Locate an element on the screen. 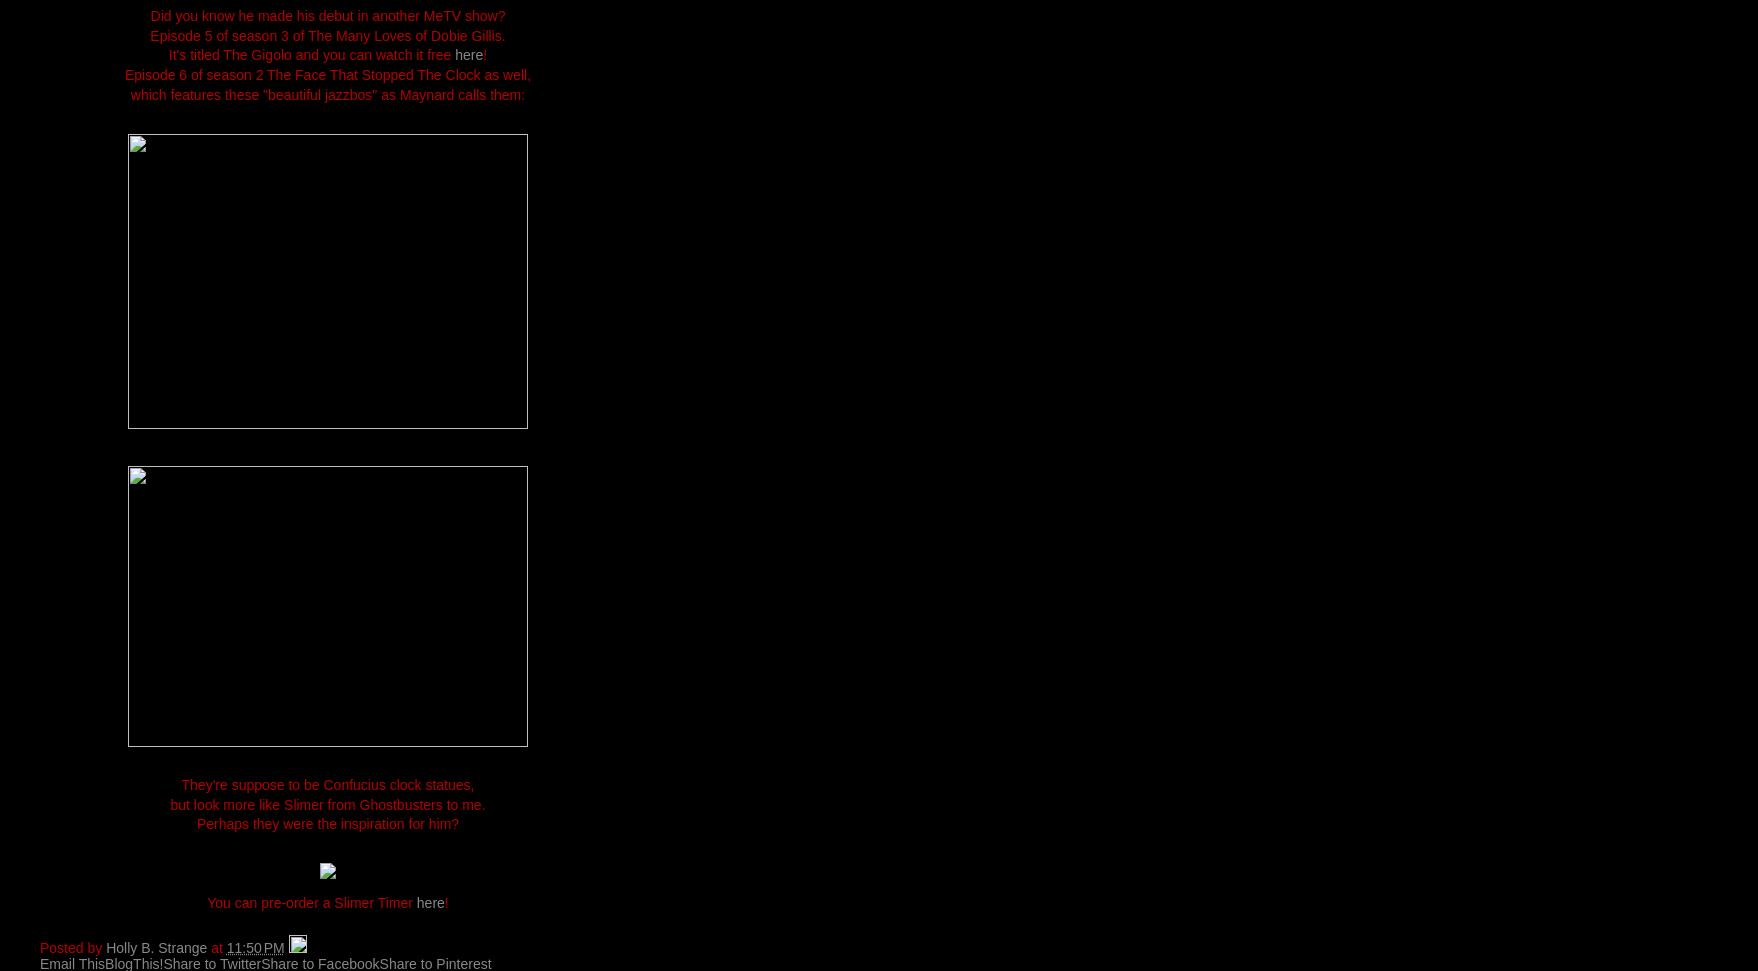 This screenshot has width=1758, height=971. 'but look more like Slimer from Ghostbusters to me.' is located at coordinates (327, 803).